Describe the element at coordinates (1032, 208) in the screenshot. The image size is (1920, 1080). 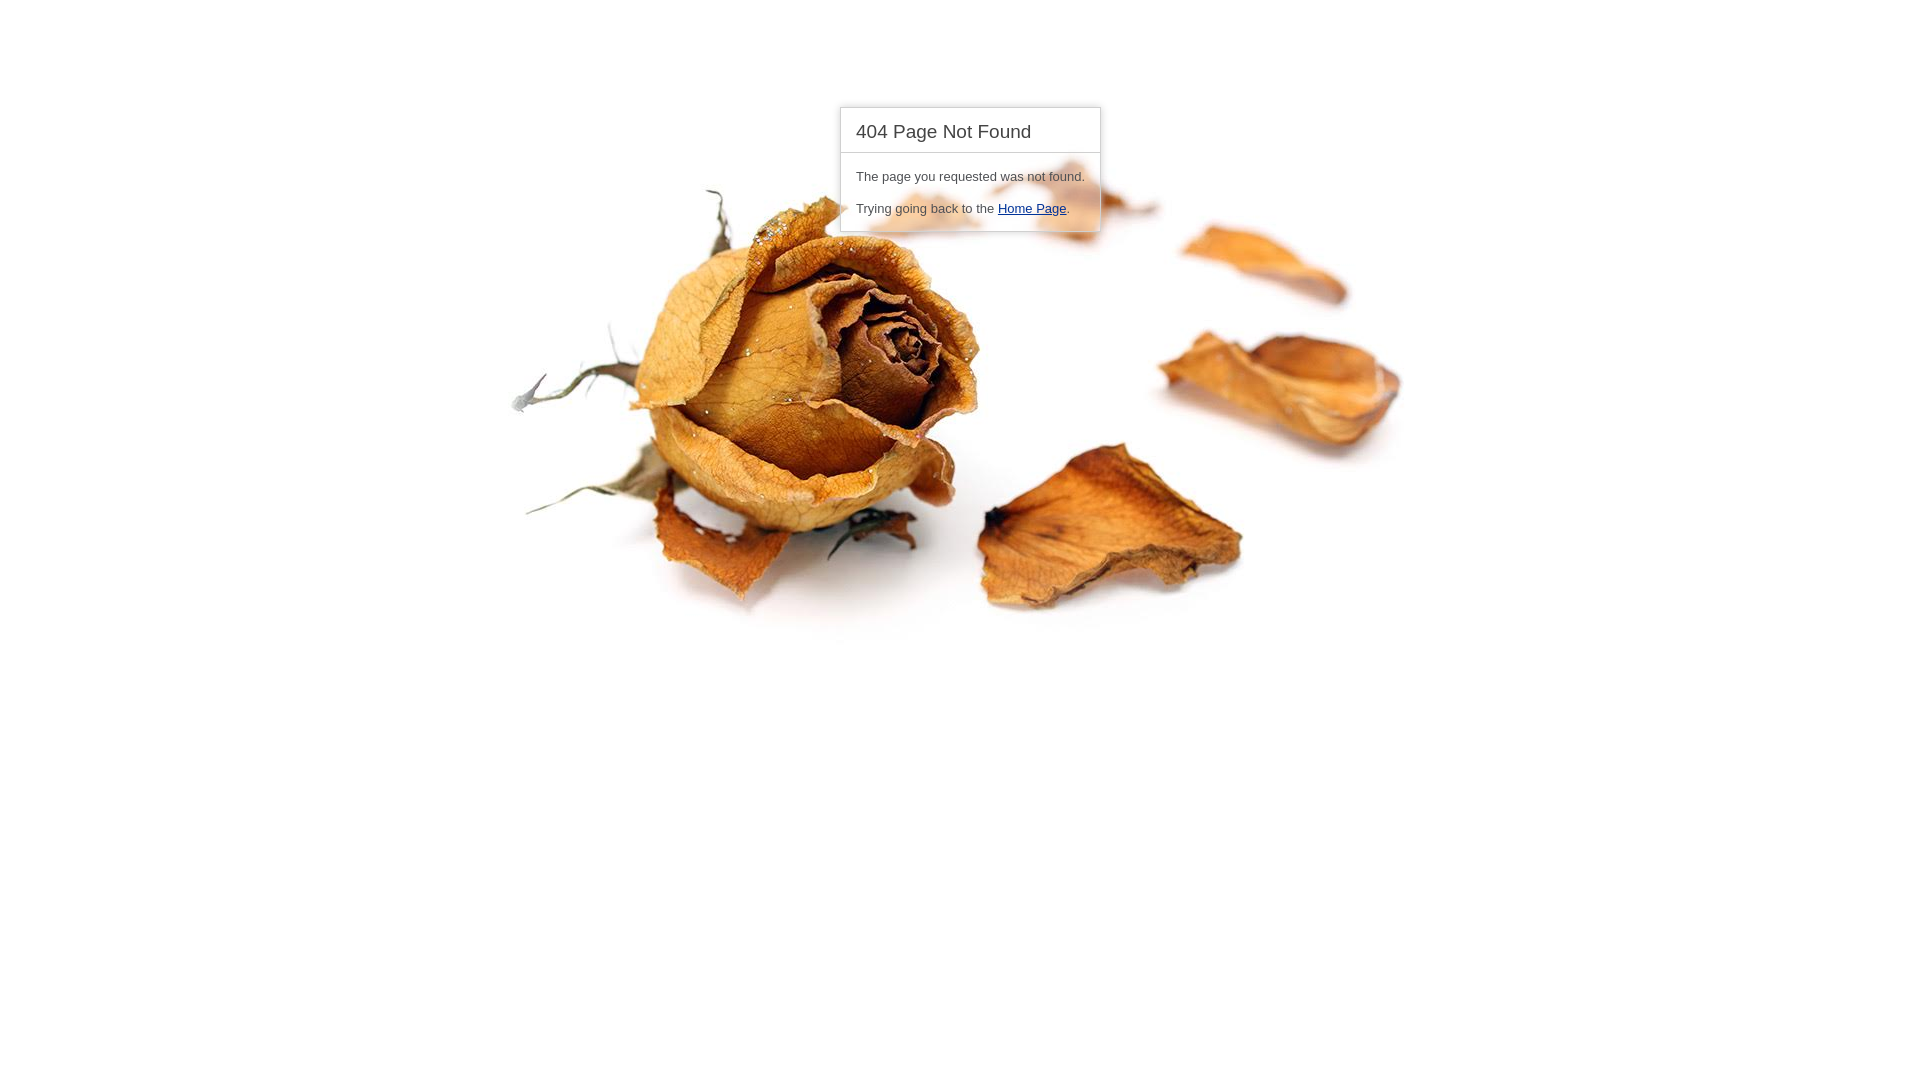
I see `'Home Page'` at that location.